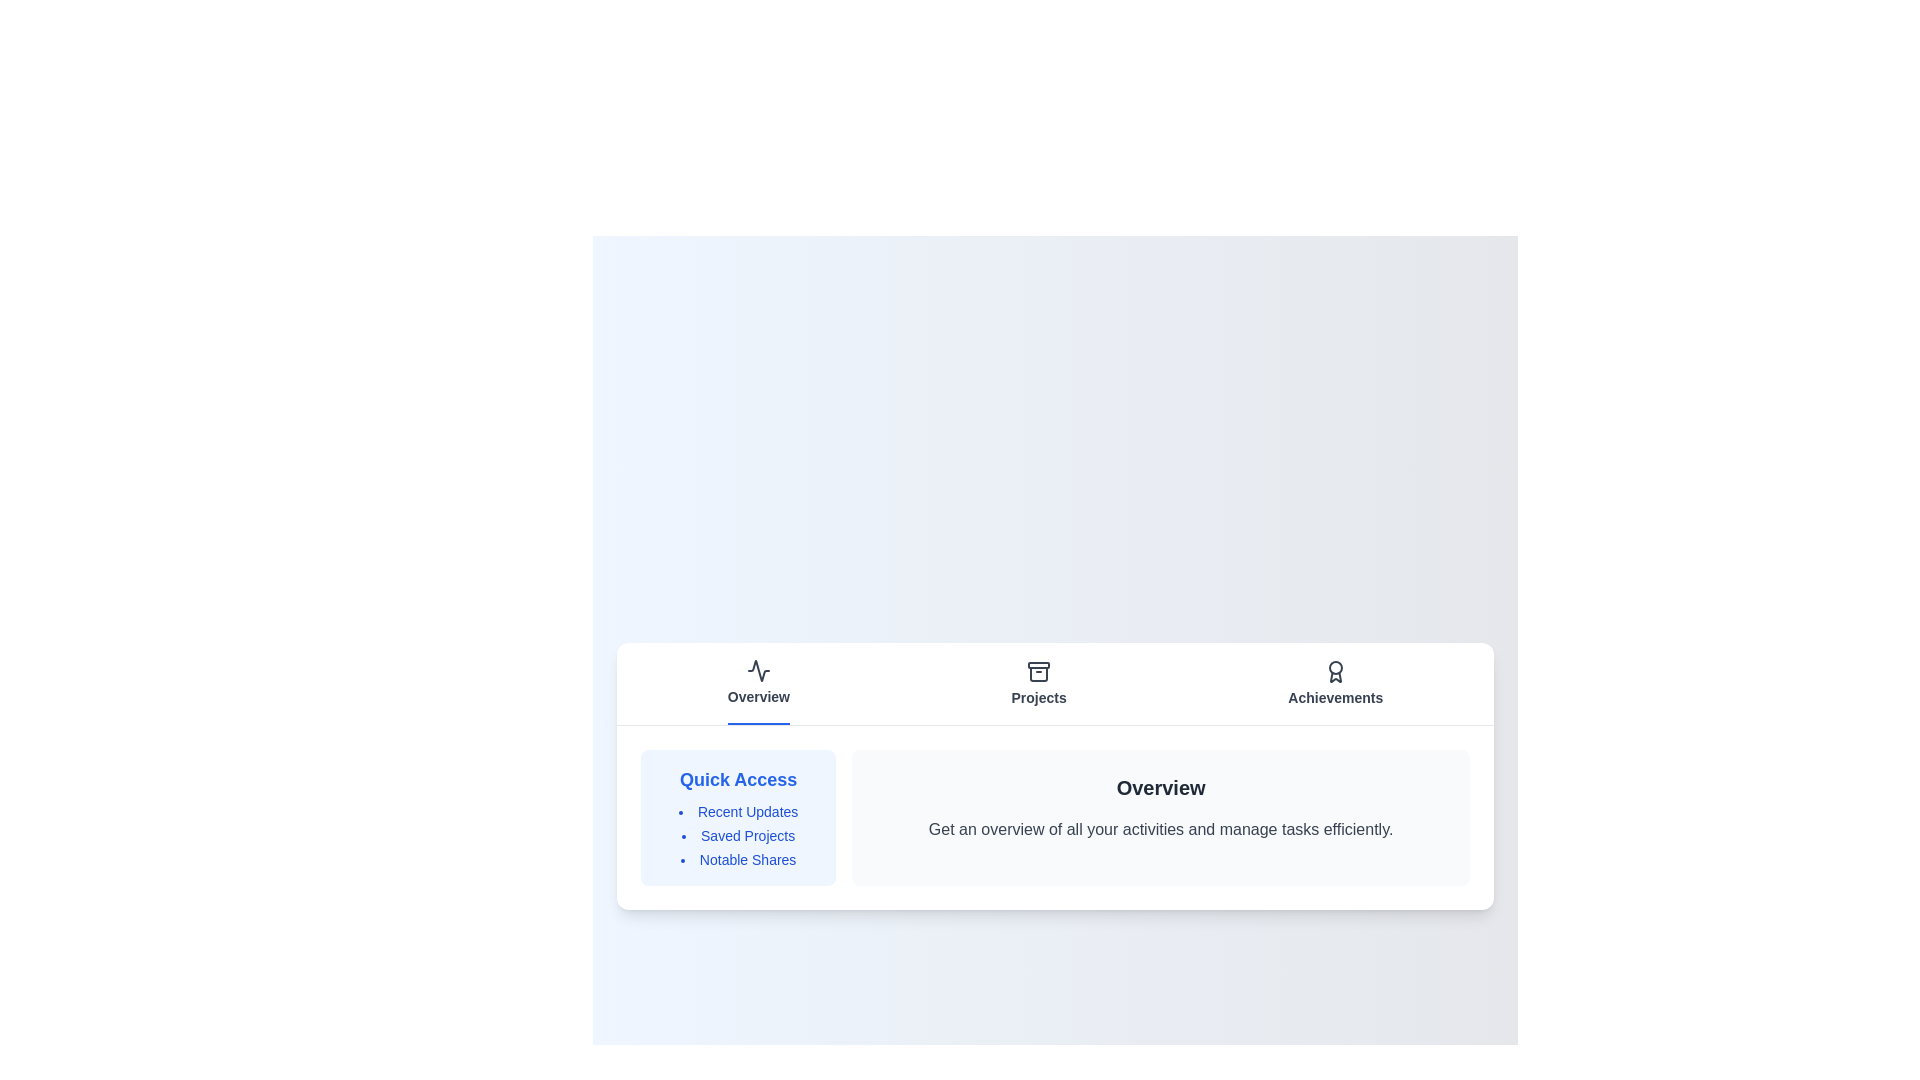  Describe the element at coordinates (875, 817) in the screenshot. I see `the text 'Overview' in the overview section` at that location.